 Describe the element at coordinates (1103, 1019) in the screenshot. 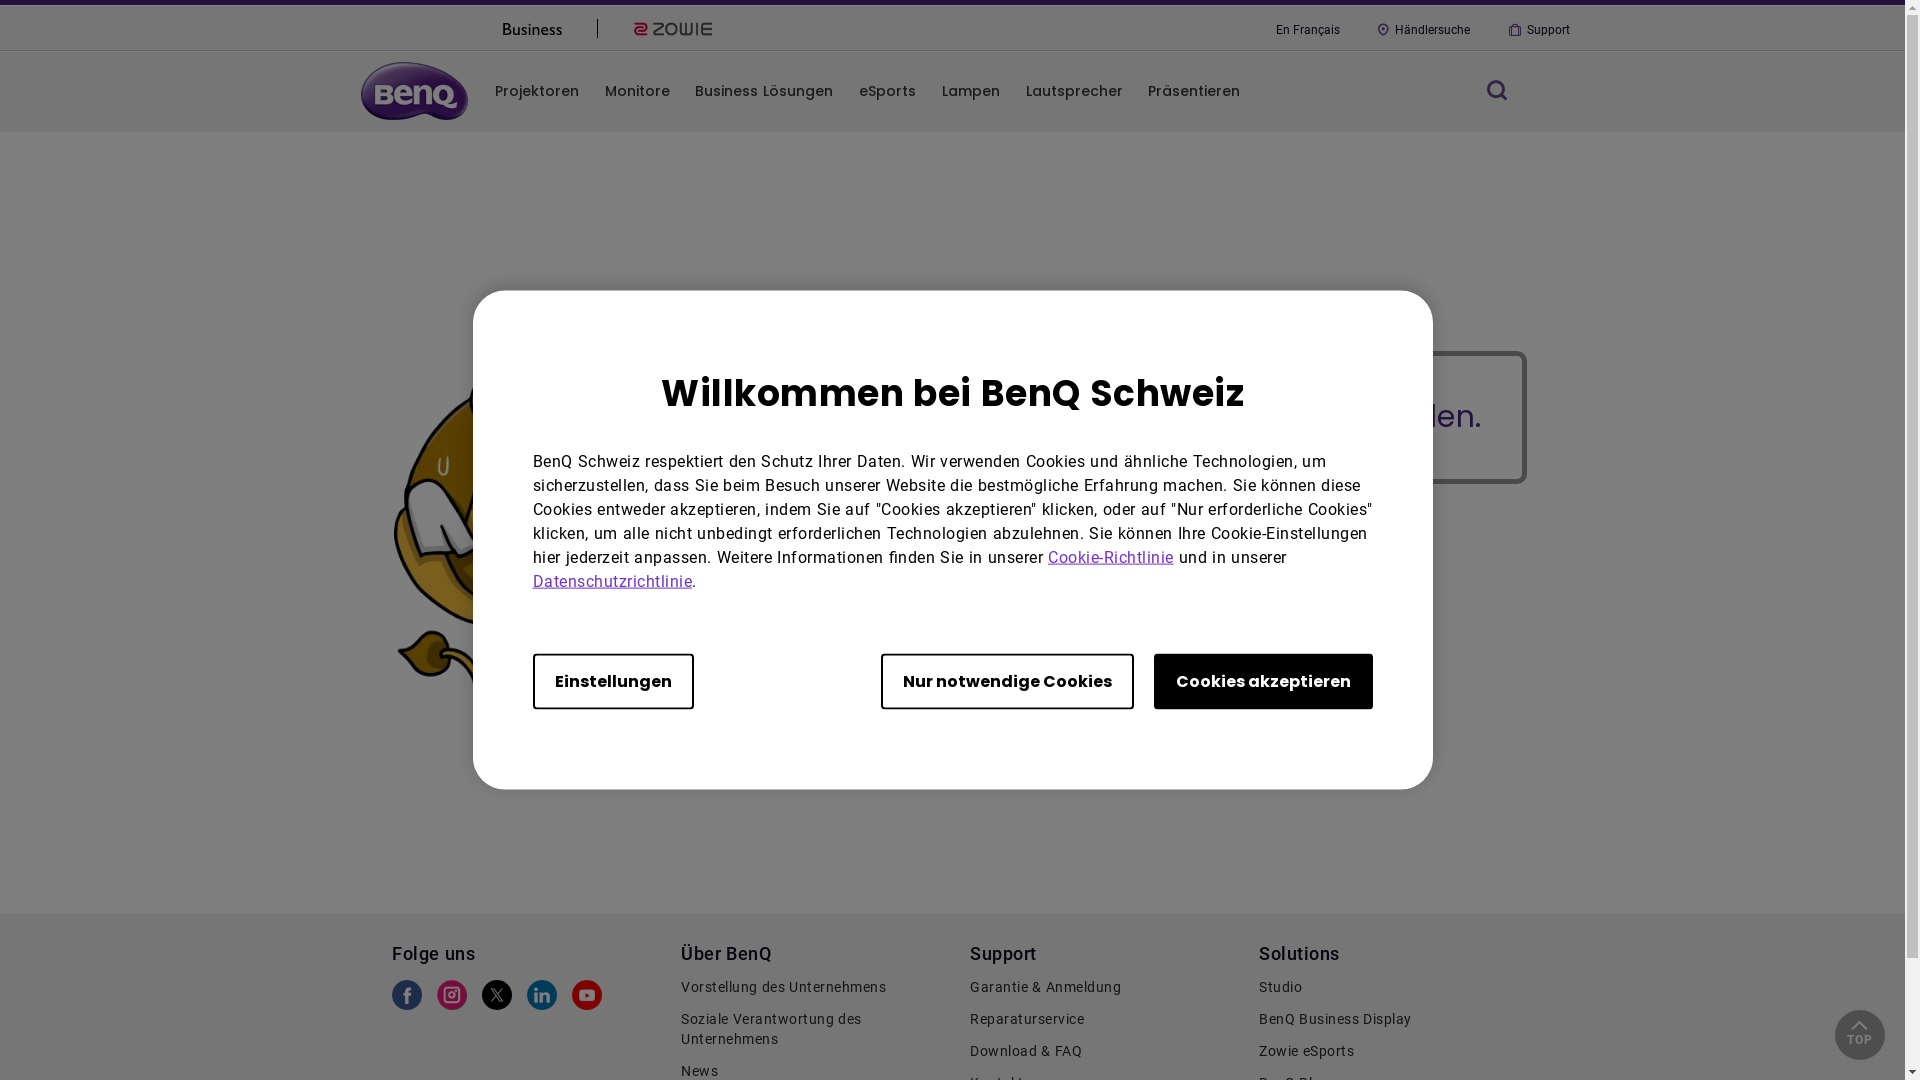

I see `'Reparaturservice'` at that location.